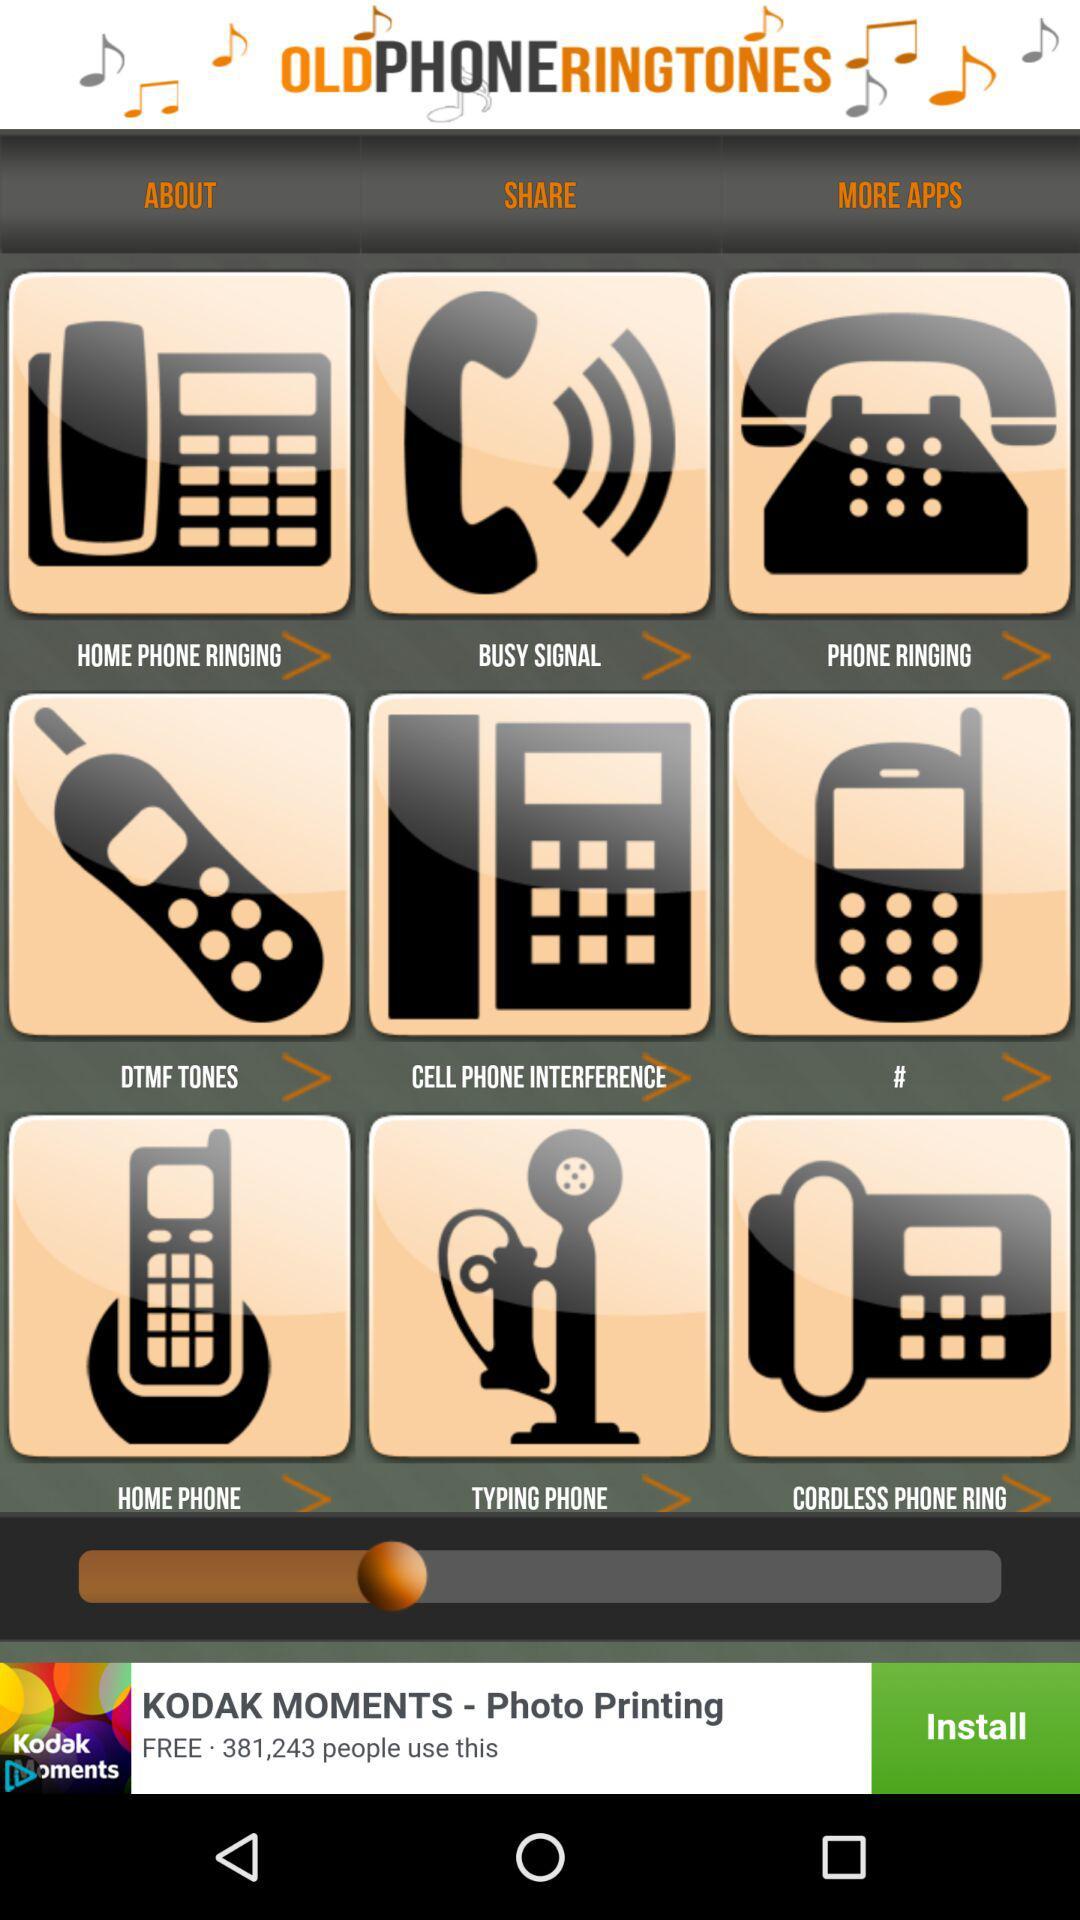  Describe the element at coordinates (666, 1074) in the screenshot. I see `next` at that location.